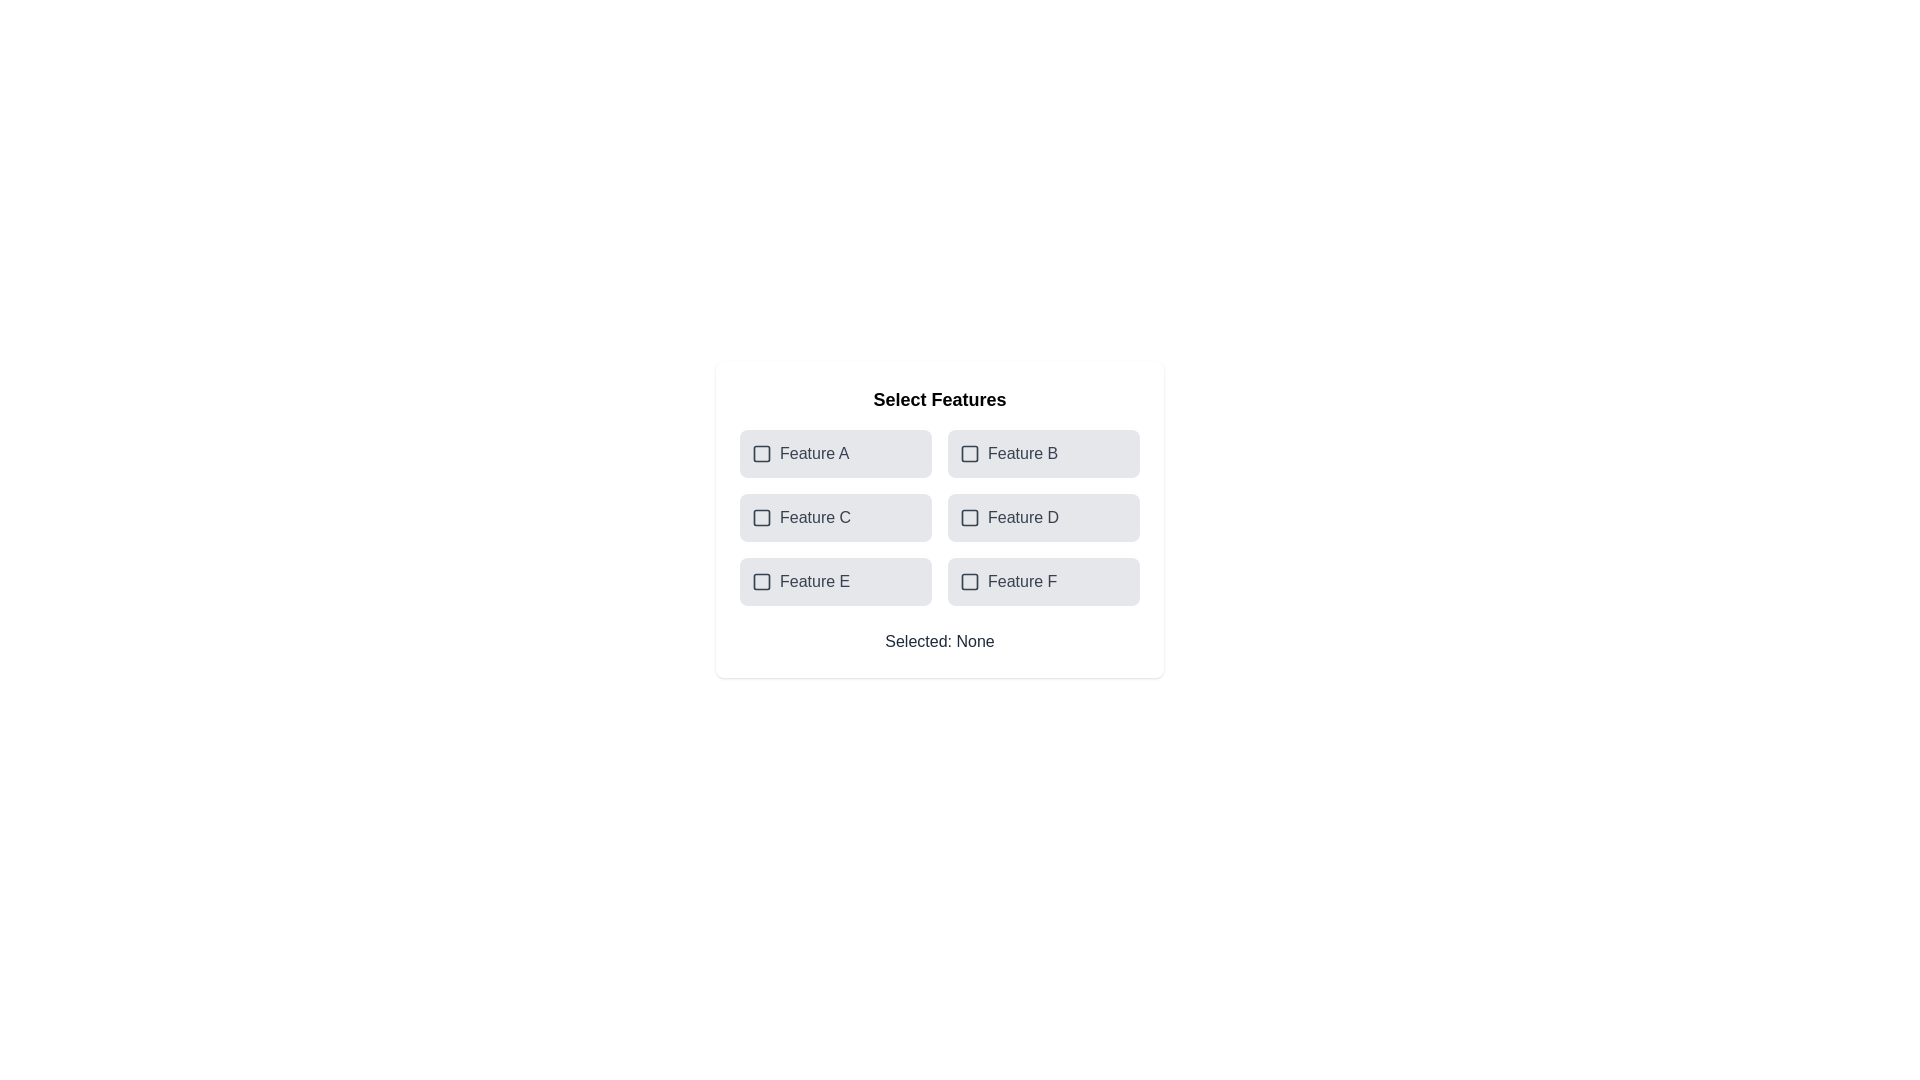 The height and width of the screenshot is (1080, 1920). Describe the element at coordinates (1042, 516) in the screenshot. I see `the rectangular button with rounded corners labeled 'Feature D', which is located in the second row and second column of the grid layout, beneath 'Feature B' and to the right of 'Feature C'` at that location.